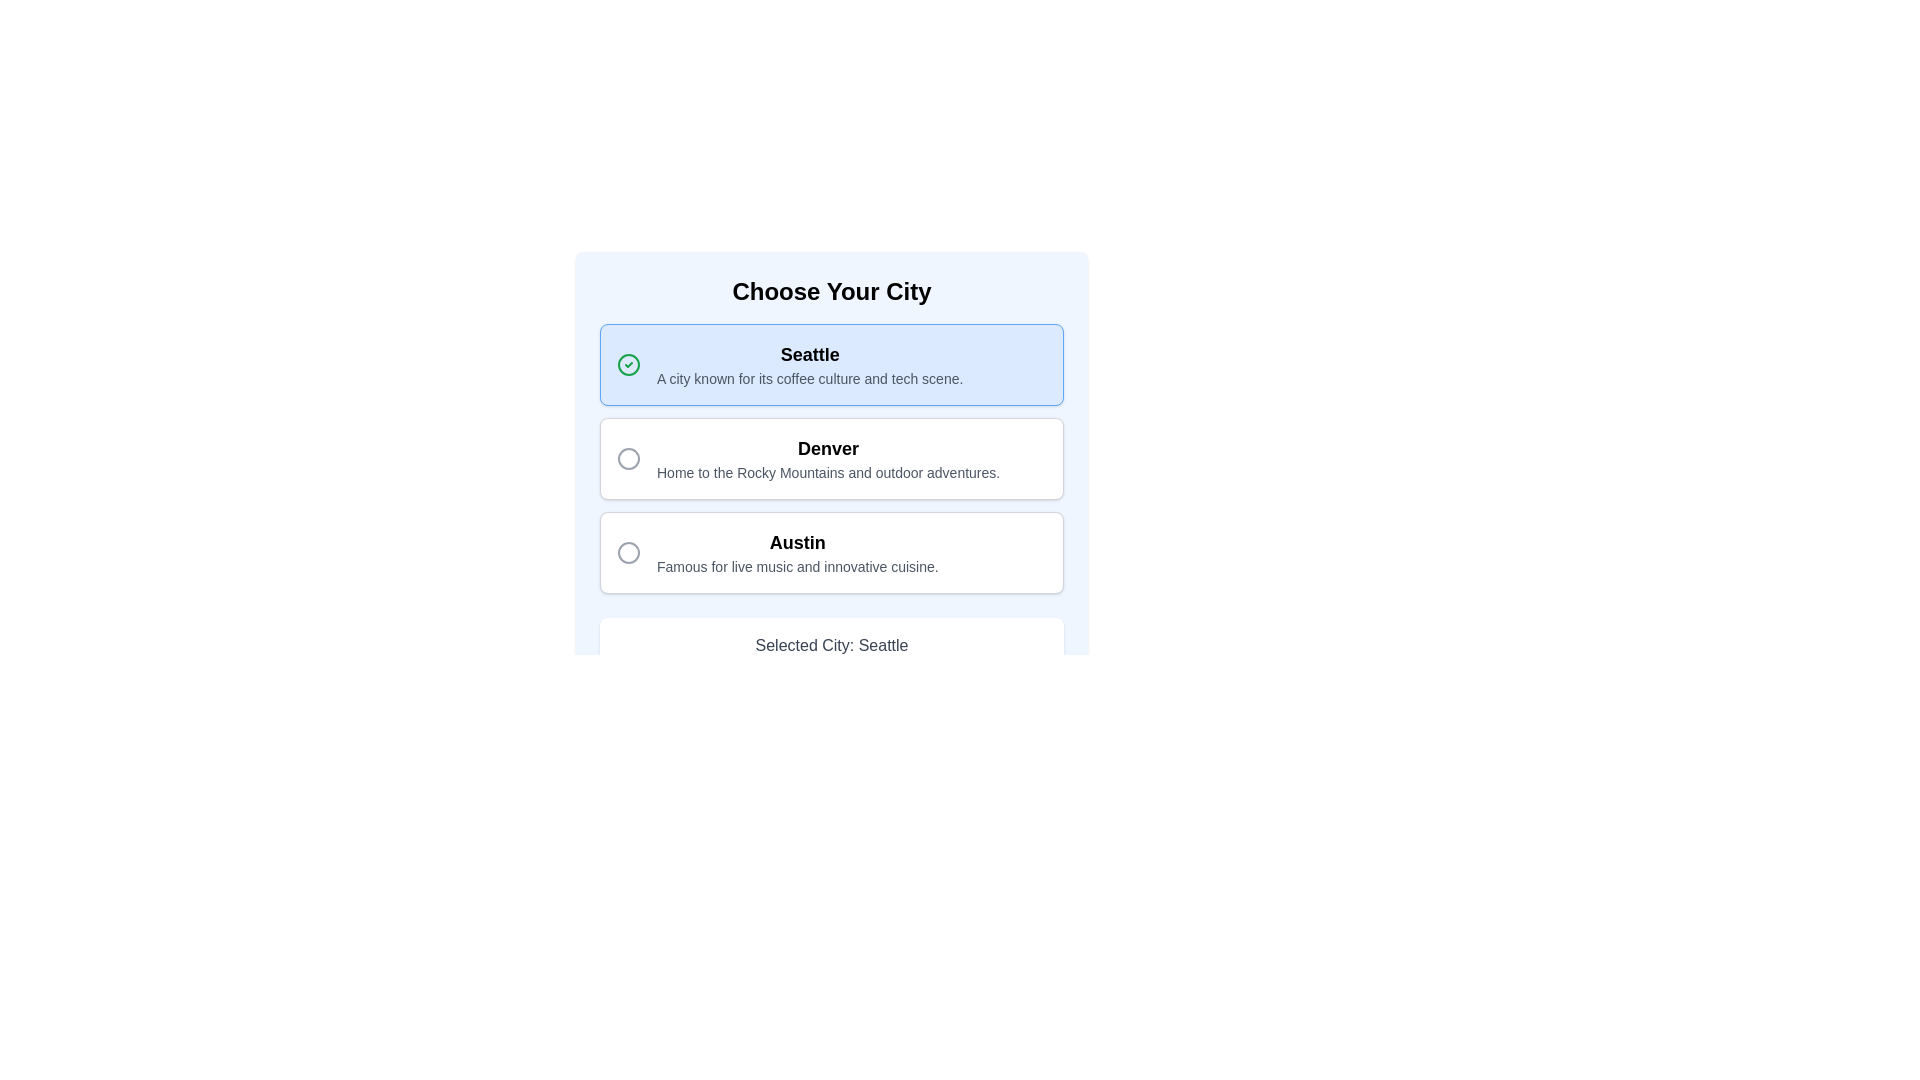 This screenshot has height=1080, width=1920. Describe the element at coordinates (831, 552) in the screenshot. I see `the third selectable card in the list` at that location.